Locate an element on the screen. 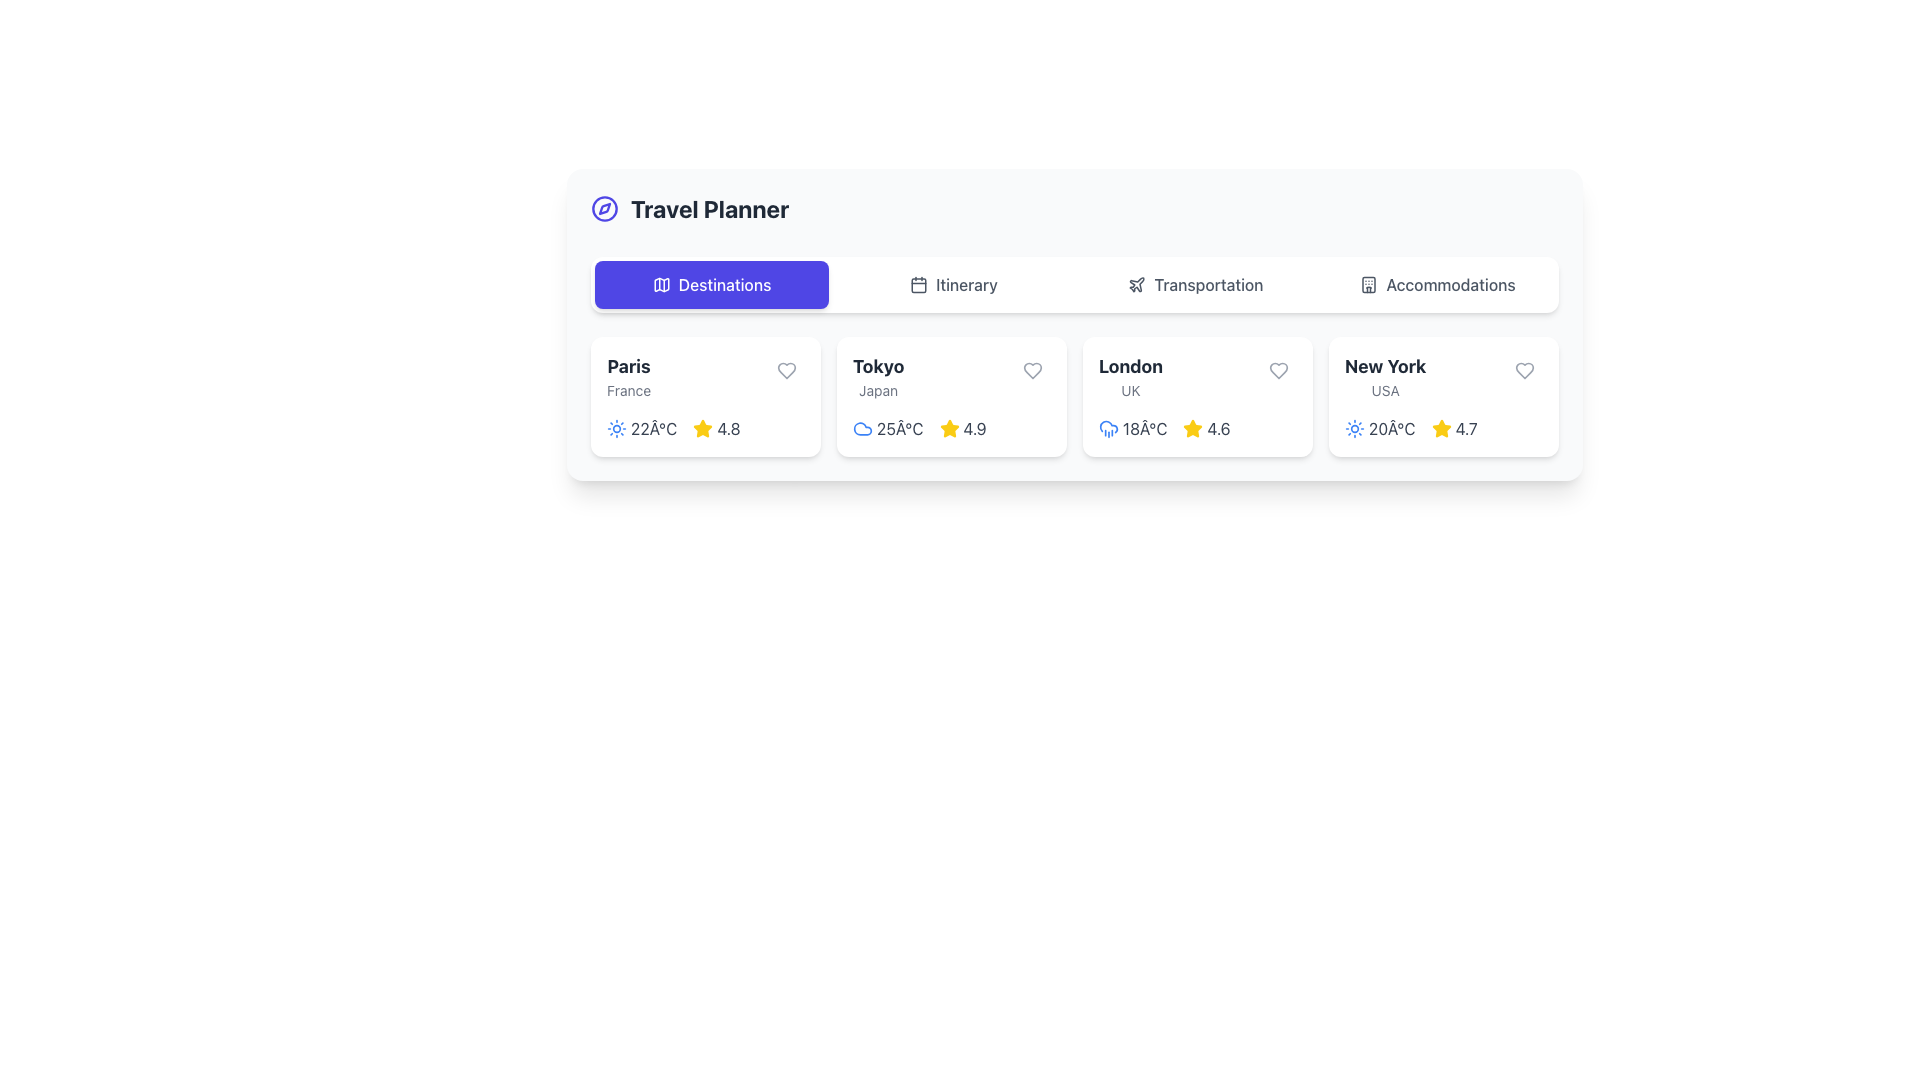 This screenshot has height=1080, width=1920. the 'Itinerary' icon, which serves as a visual indicator for the 'Itinerary' navigation button, located to the left of the 'Itinerary' text is located at coordinates (918, 285).